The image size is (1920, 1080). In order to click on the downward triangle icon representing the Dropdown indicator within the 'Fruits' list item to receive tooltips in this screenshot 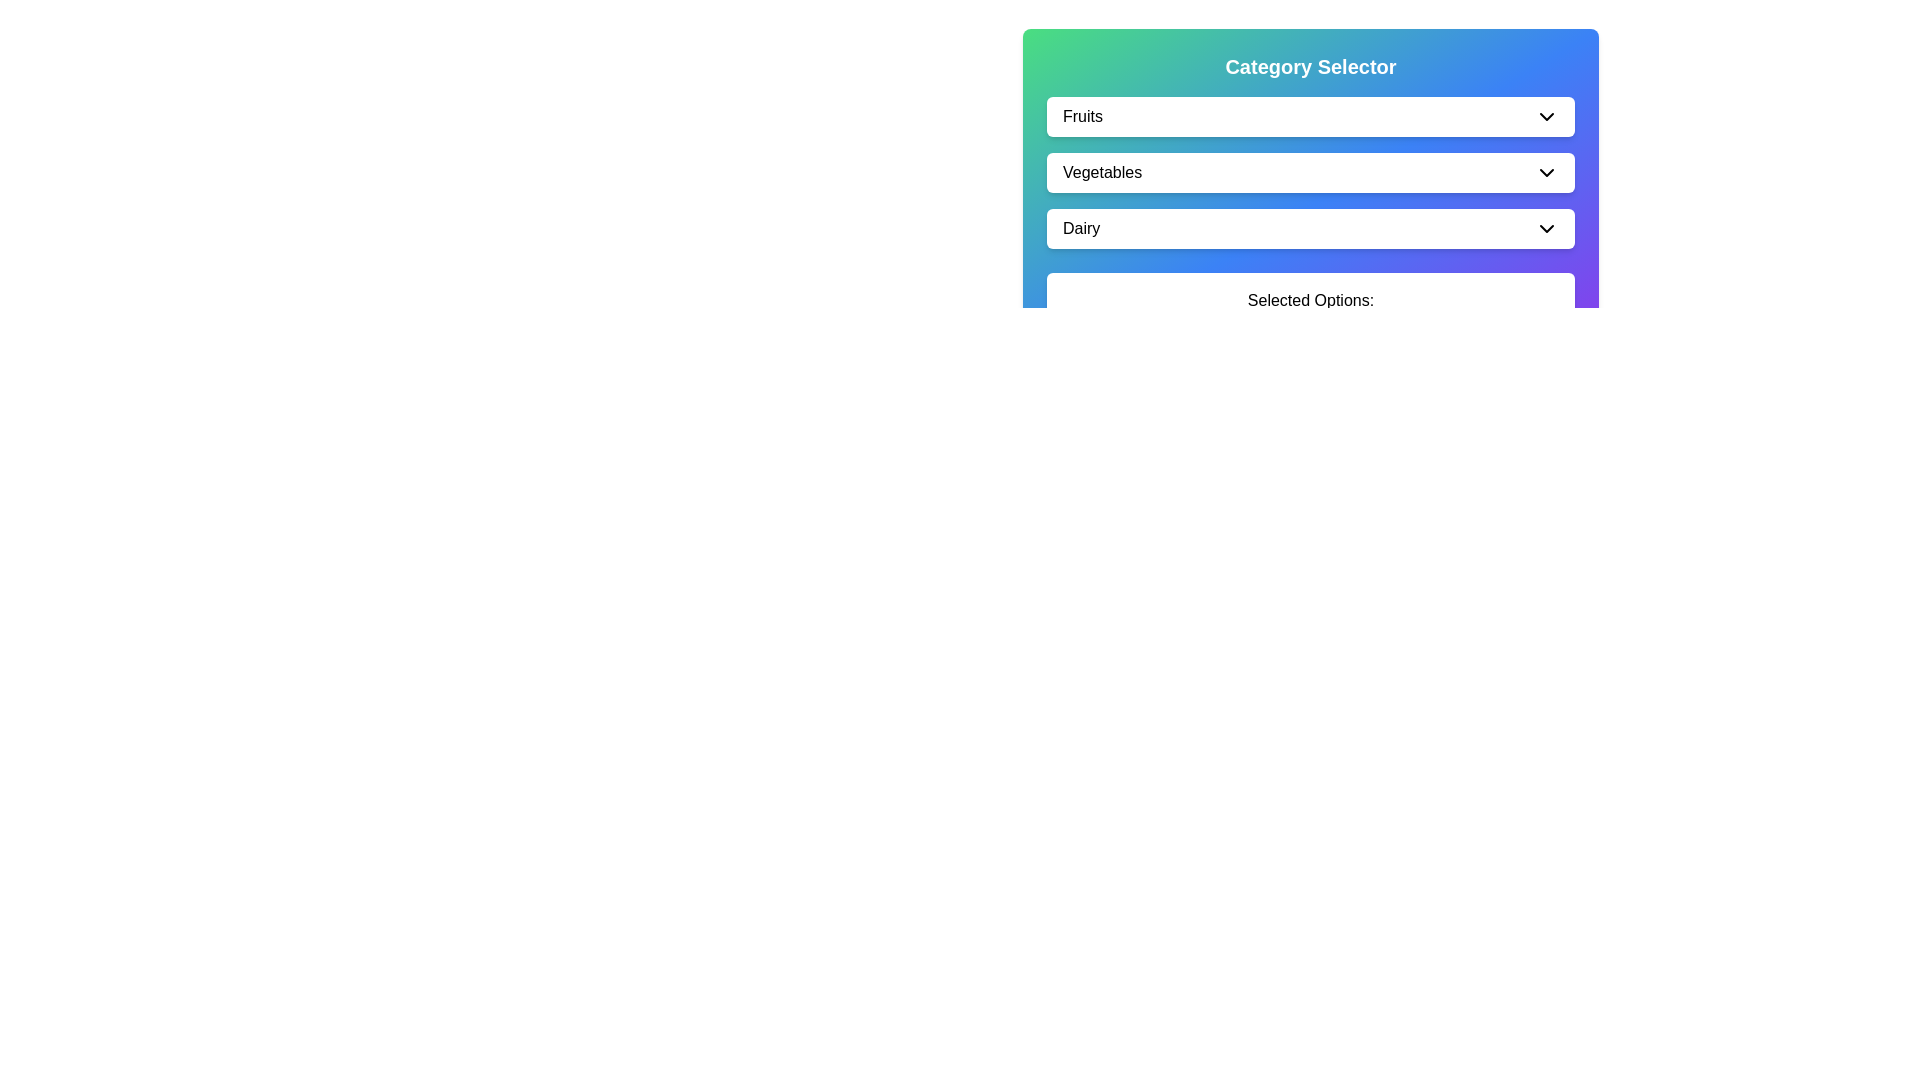, I will do `click(1545, 116)`.